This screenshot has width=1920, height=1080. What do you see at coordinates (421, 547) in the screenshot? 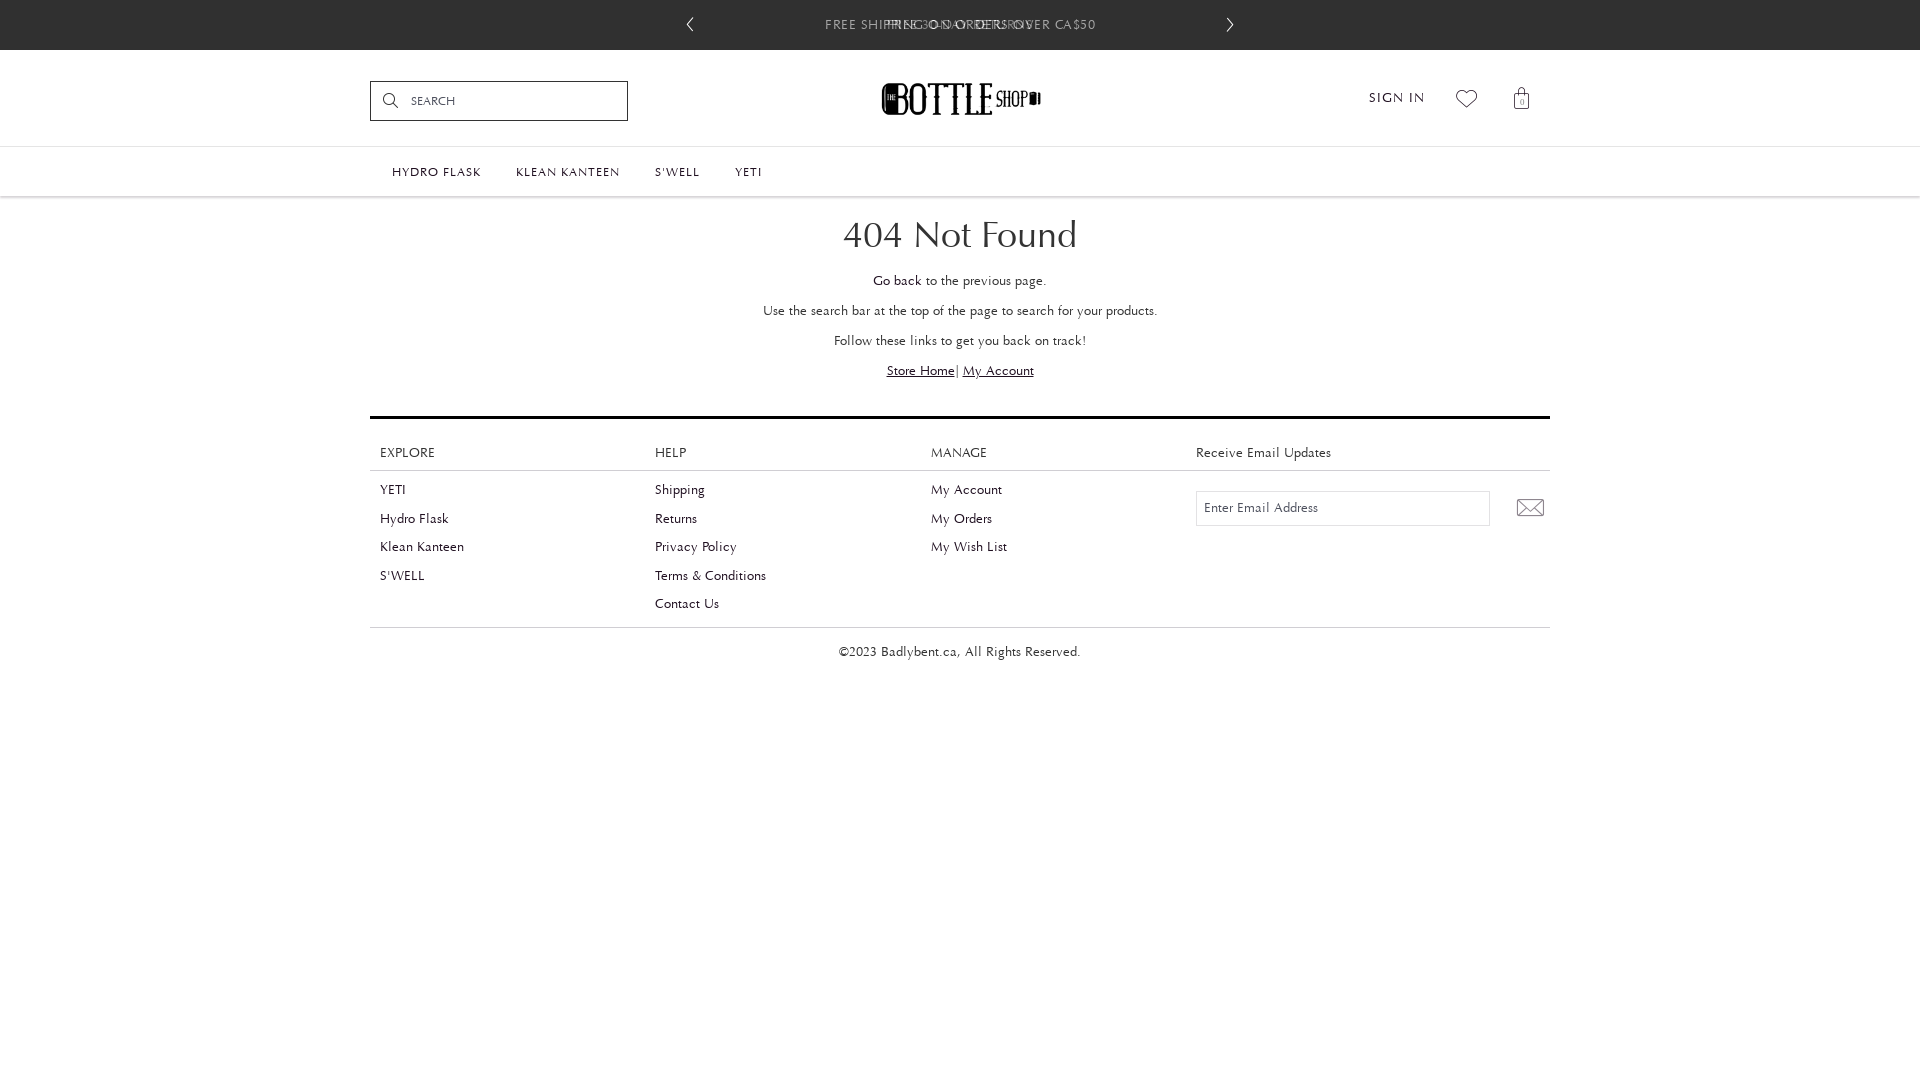
I see `'Klean Kanteen'` at bounding box center [421, 547].